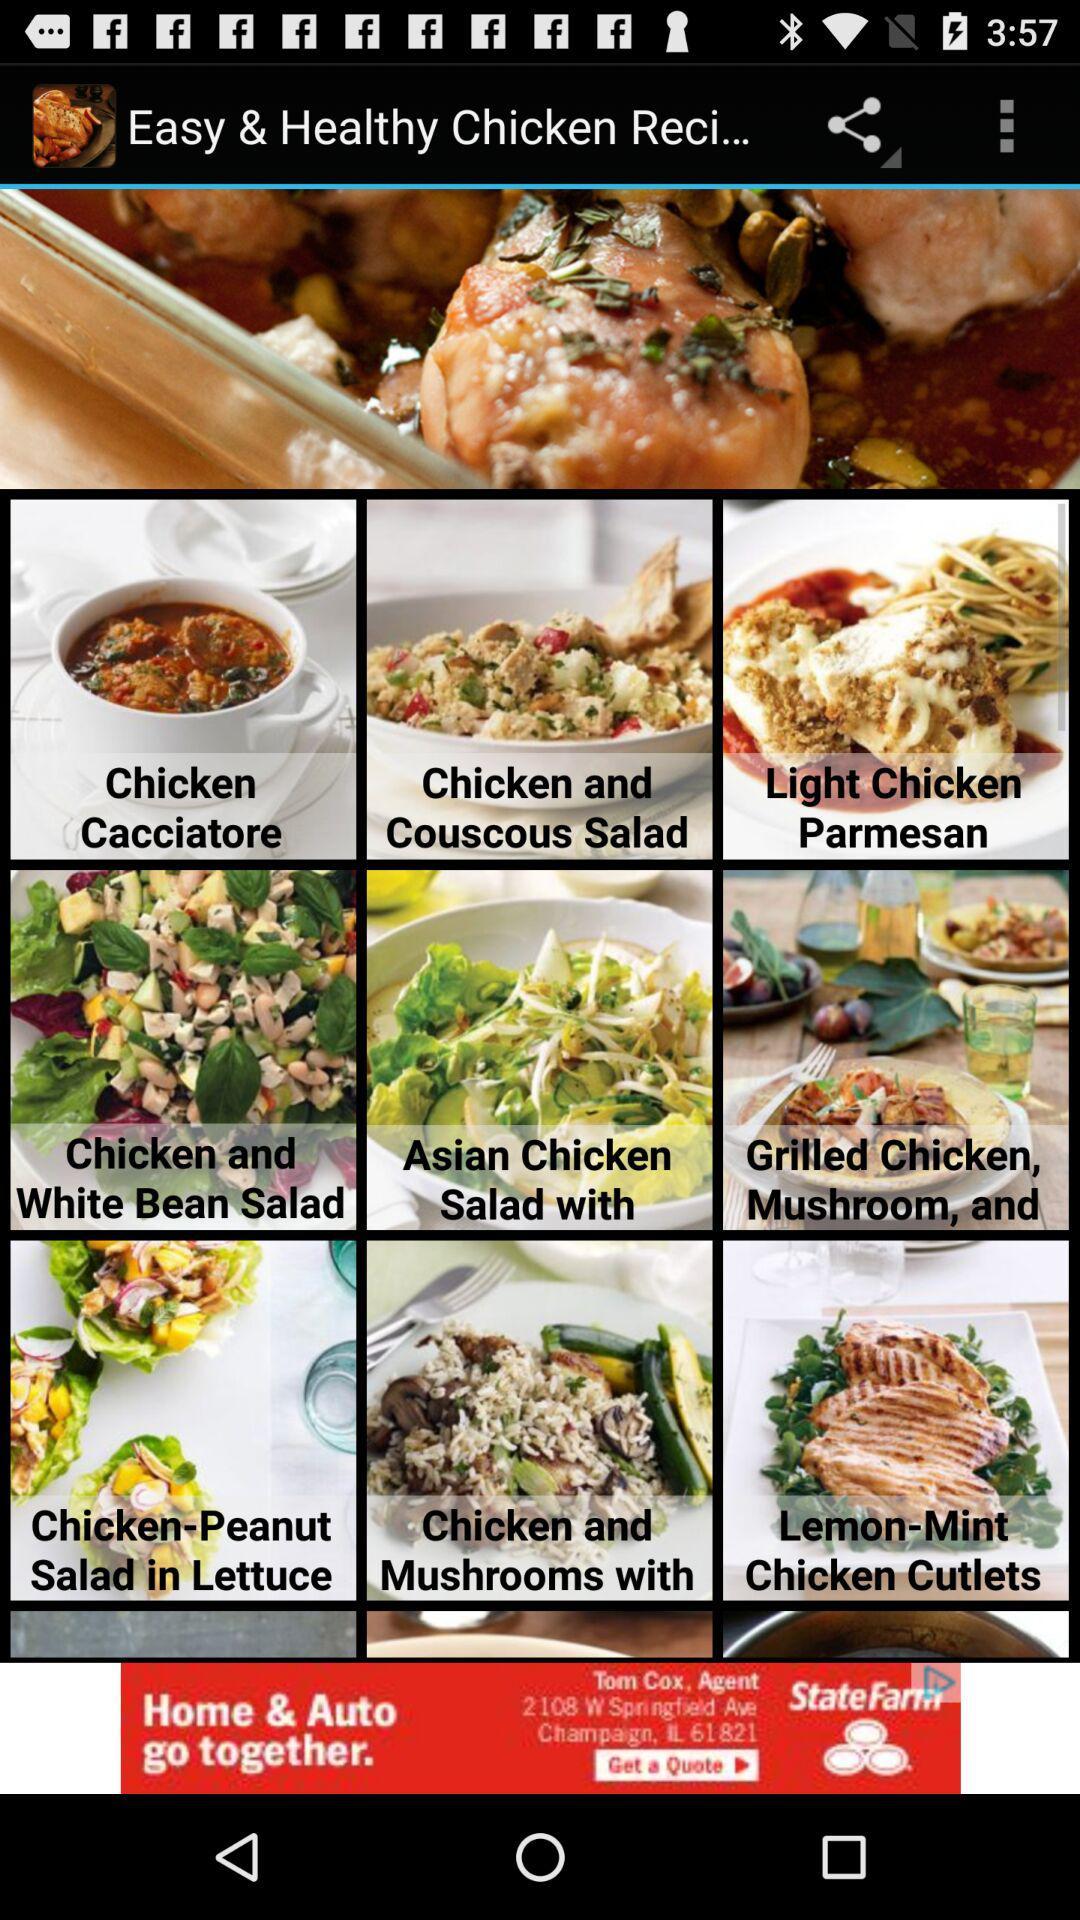 This screenshot has height=1920, width=1080. Describe the element at coordinates (894, 680) in the screenshot. I see `light chicken parmesan` at that location.